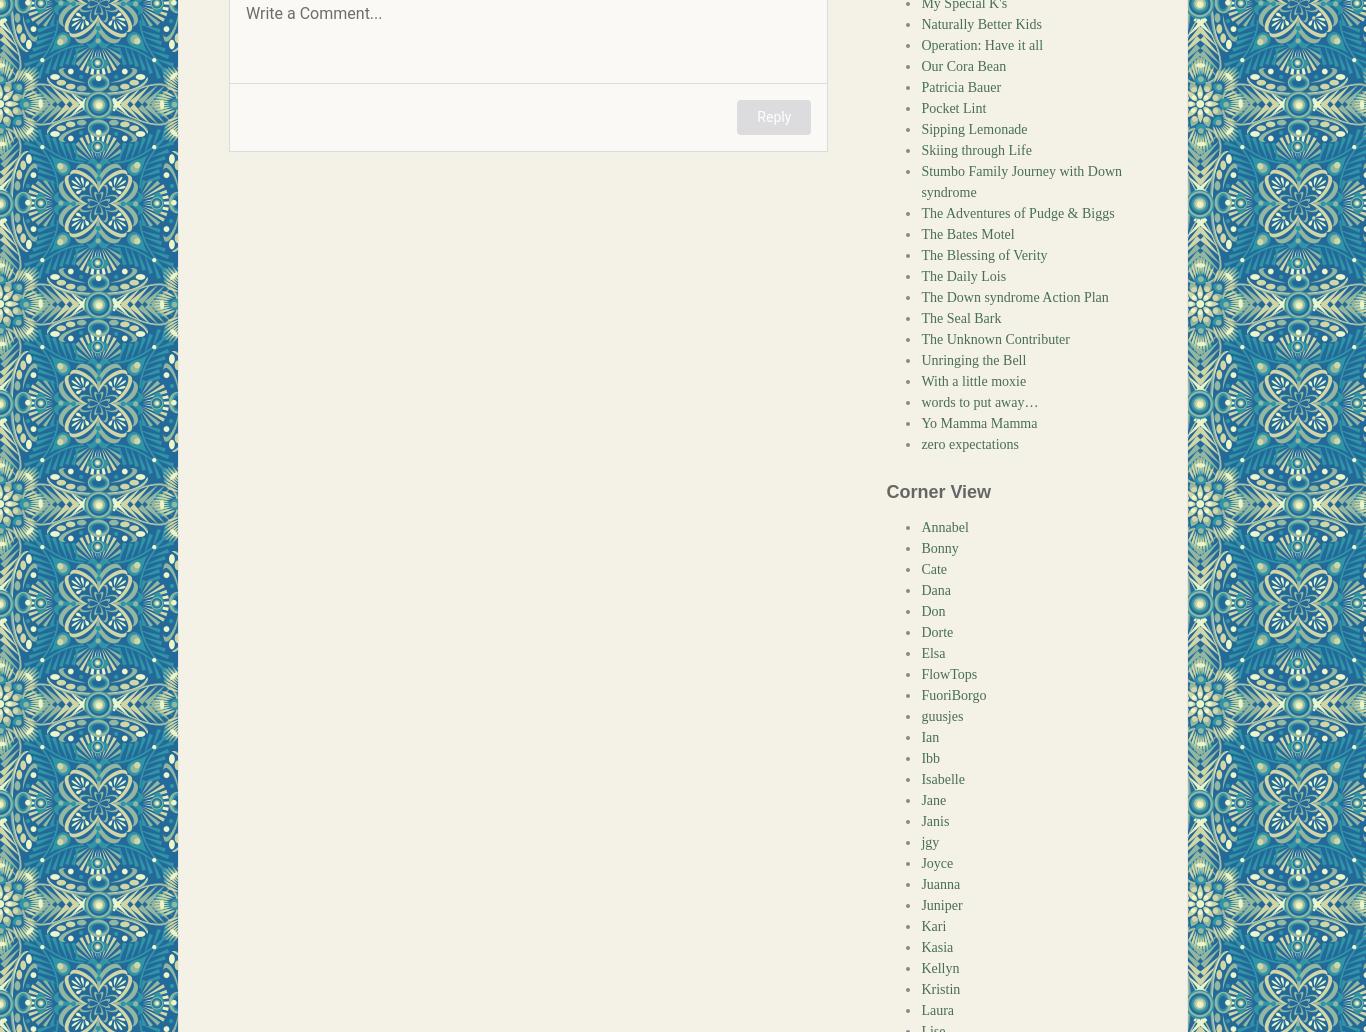  I want to click on 'Yo Mamma Mamma', so click(979, 422).